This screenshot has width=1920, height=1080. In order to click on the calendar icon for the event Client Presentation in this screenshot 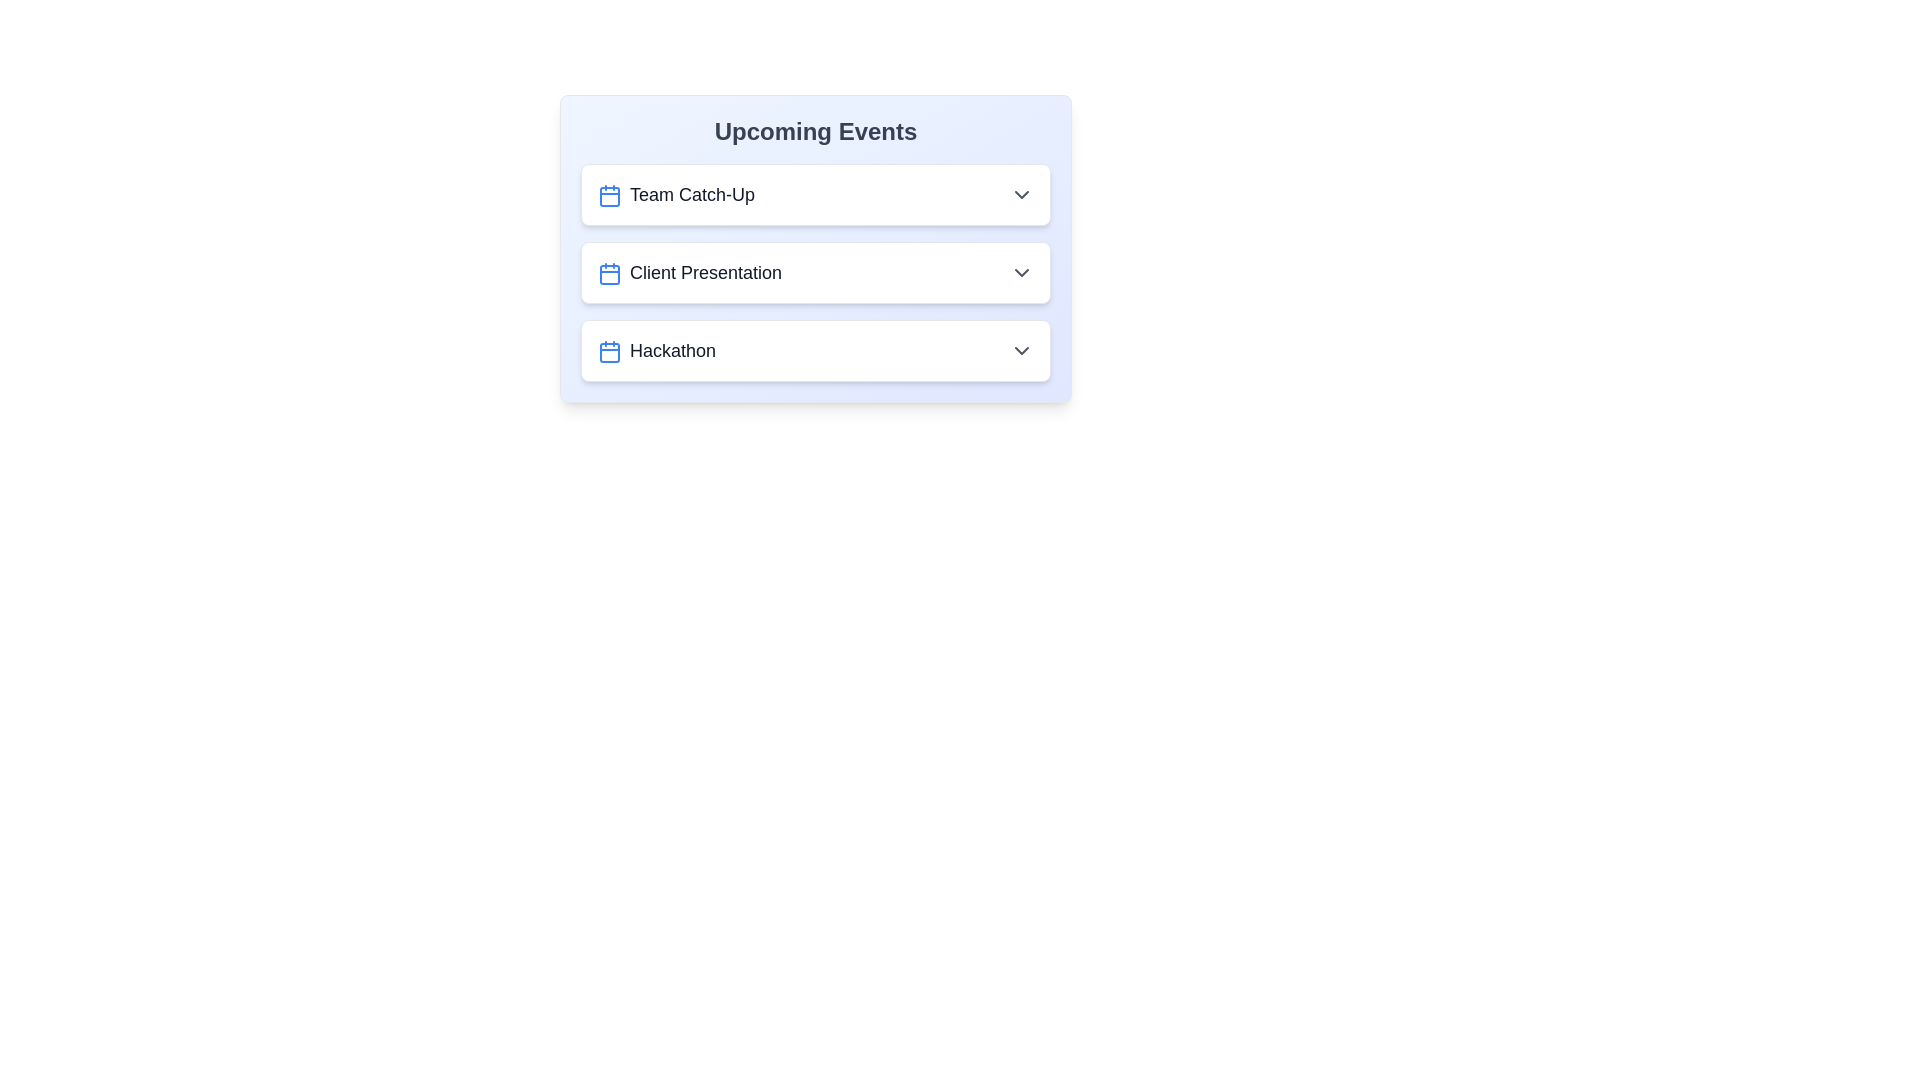, I will do `click(608, 274)`.